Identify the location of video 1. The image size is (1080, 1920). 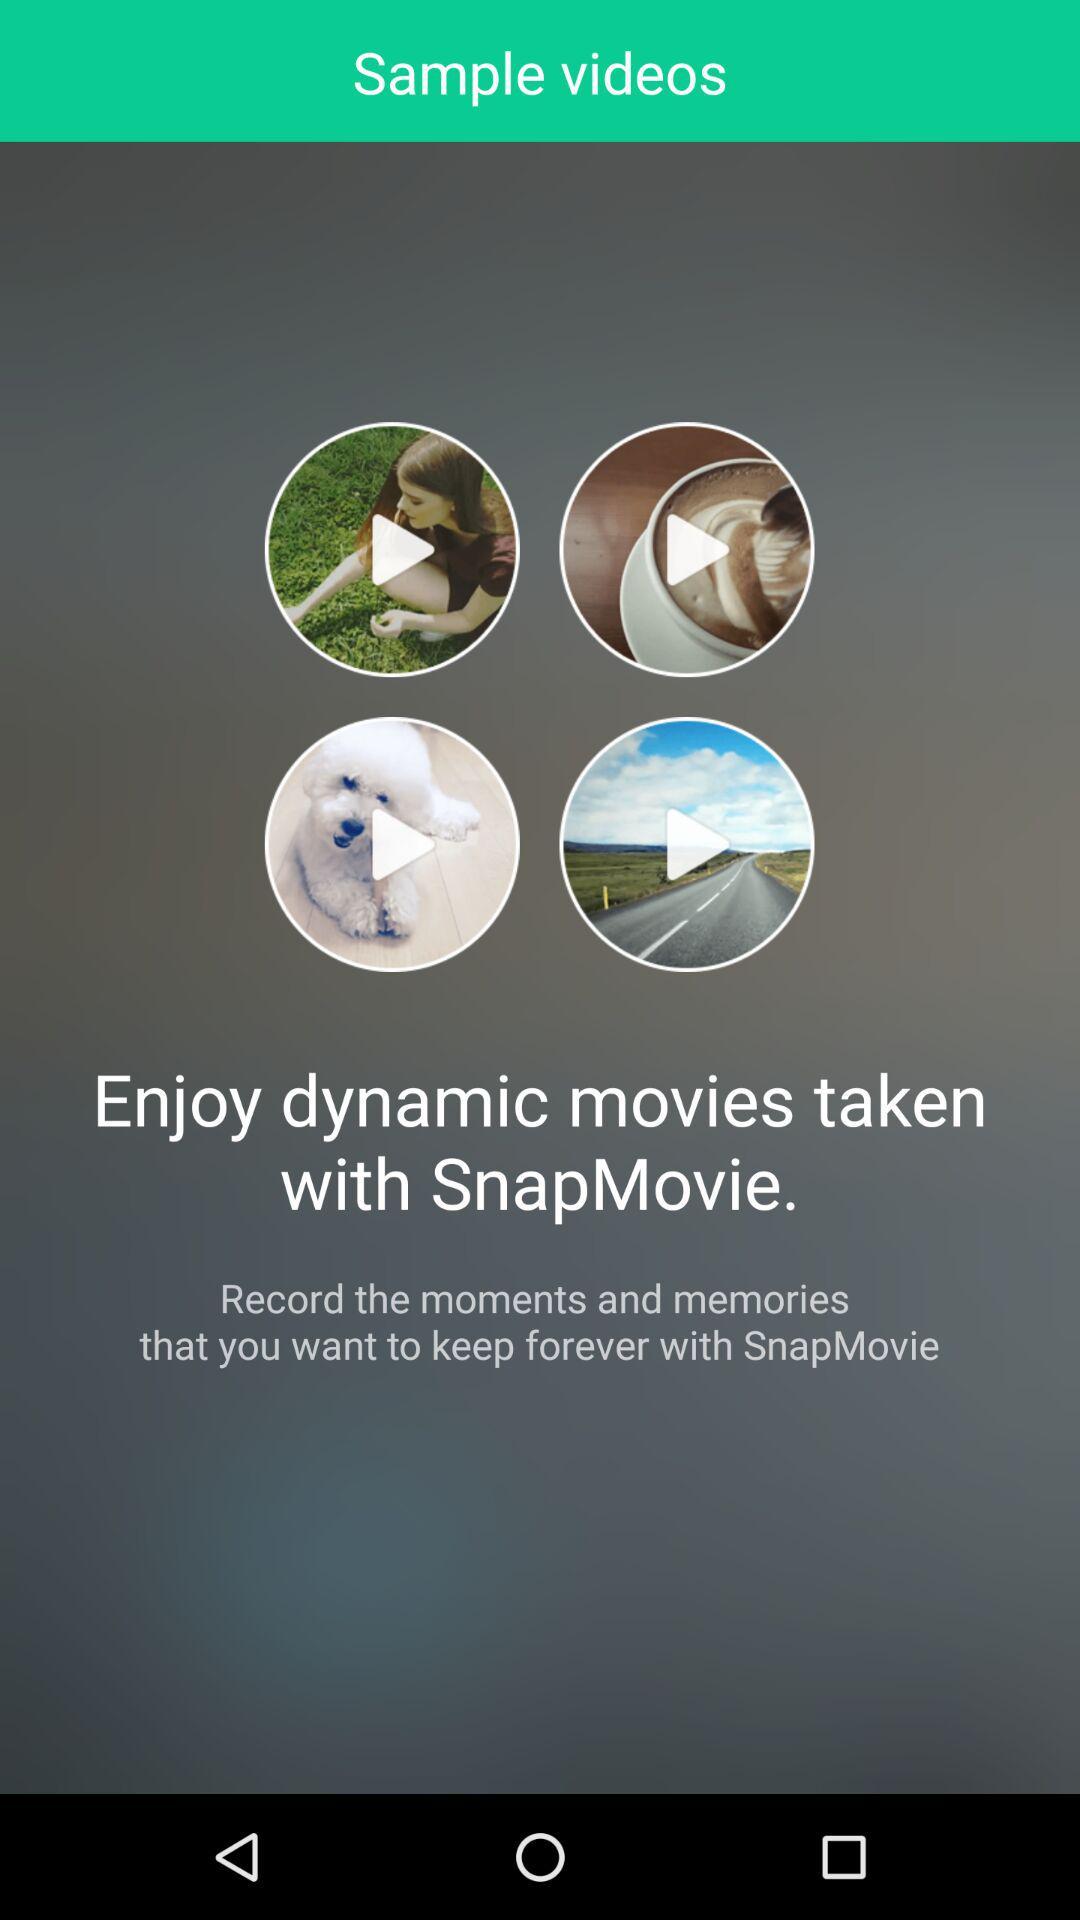
(392, 549).